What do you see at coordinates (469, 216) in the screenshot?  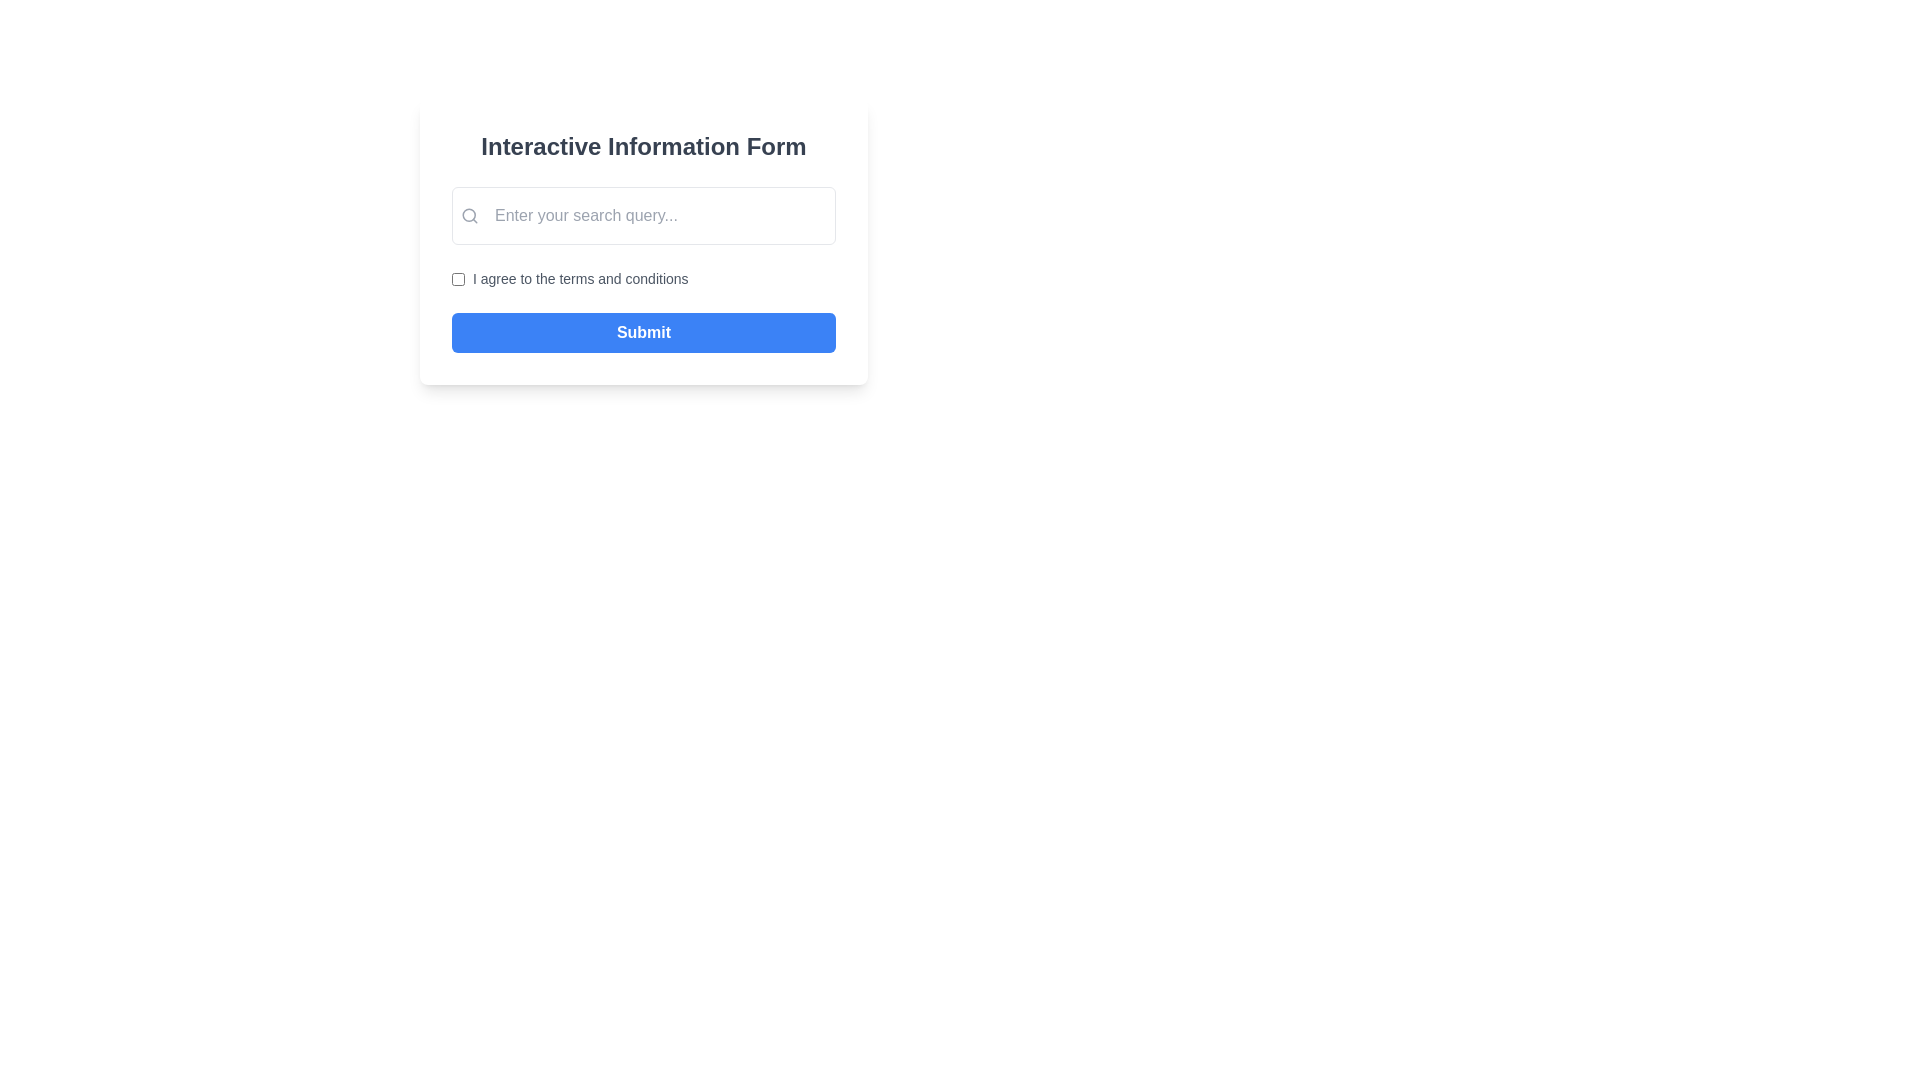 I see `the search icon located at the far left of the input area, which indicates the search functionality for entering a query` at bounding box center [469, 216].